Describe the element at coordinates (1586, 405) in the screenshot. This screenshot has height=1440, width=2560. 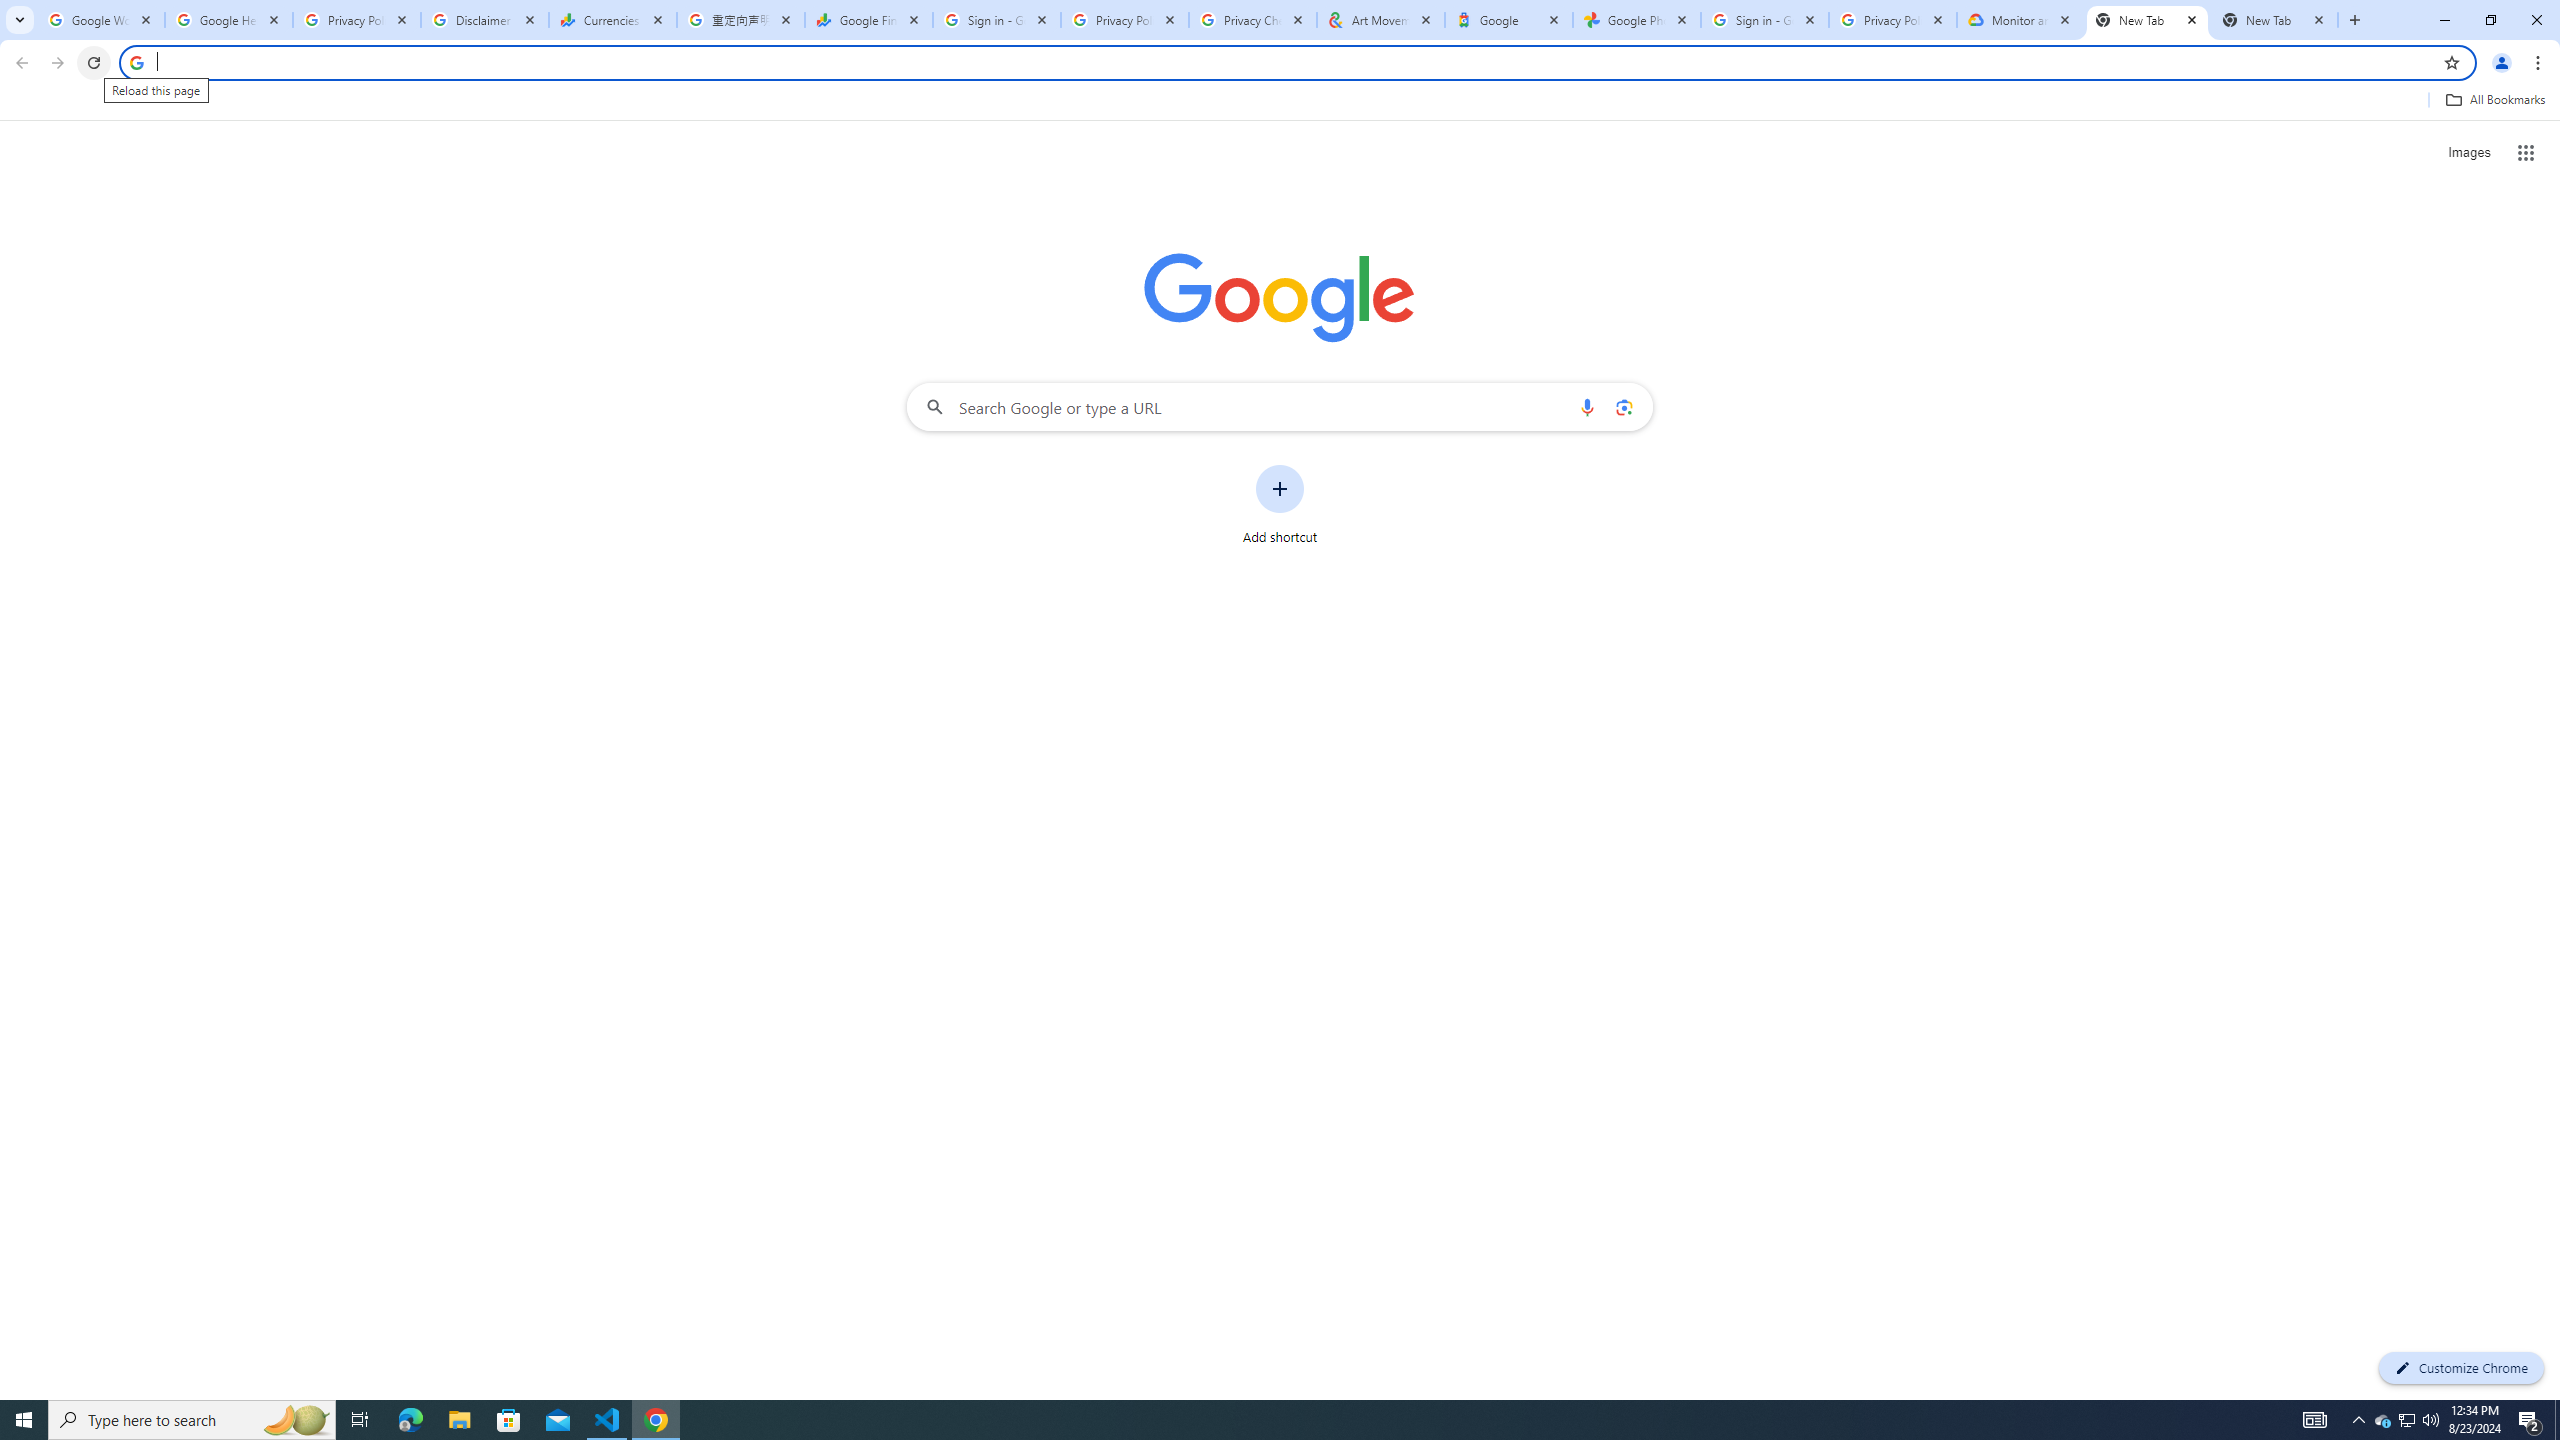
I see `'Search by voice'` at that location.